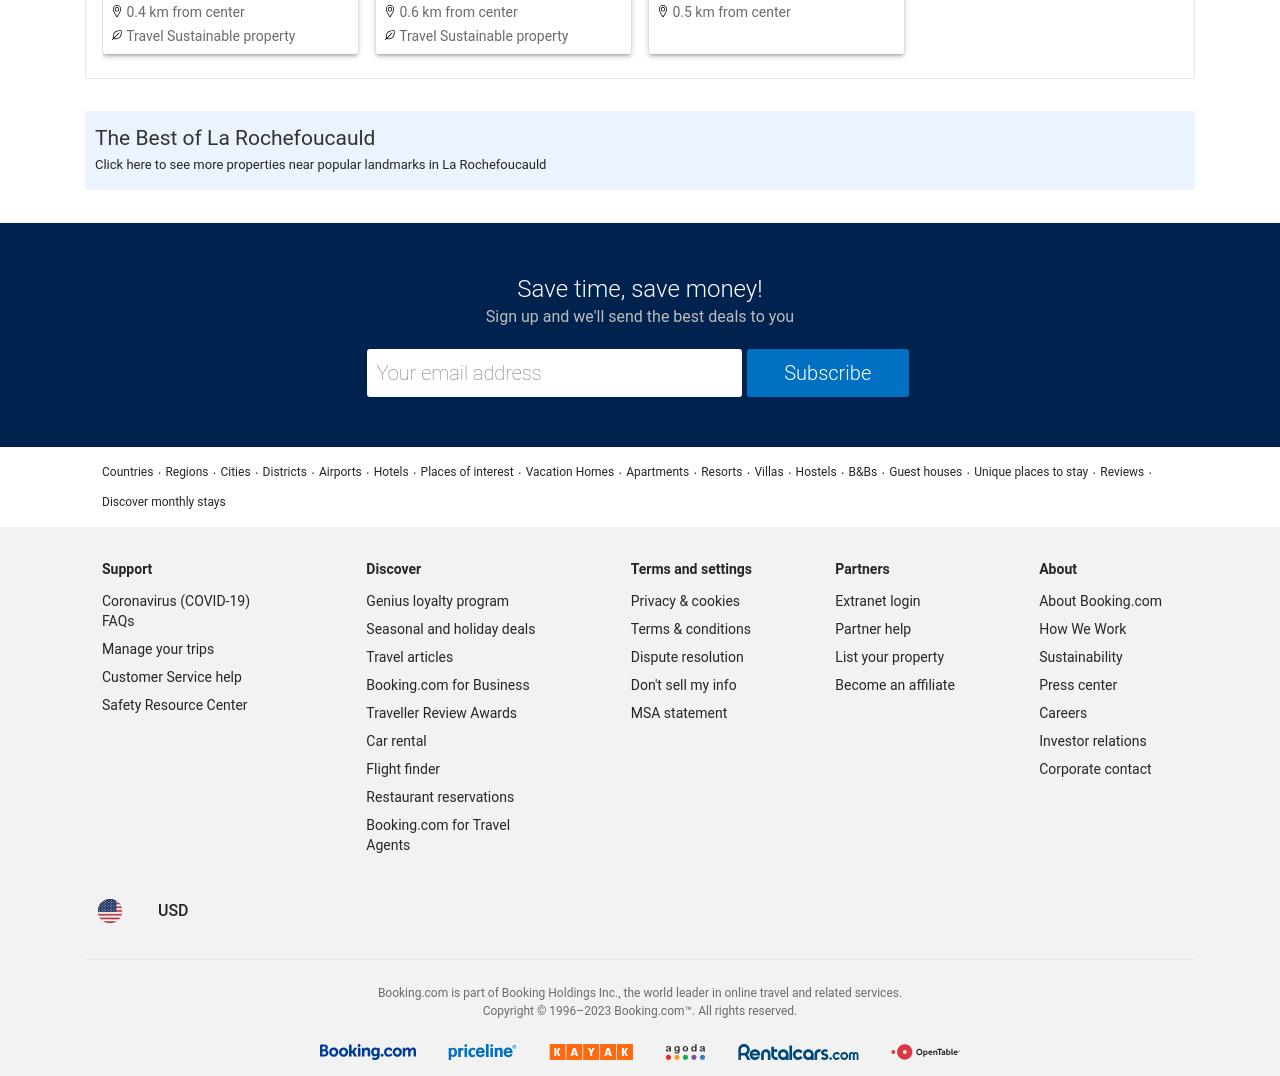  I want to click on 'Seasonal and holiday deals', so click(449, 627).